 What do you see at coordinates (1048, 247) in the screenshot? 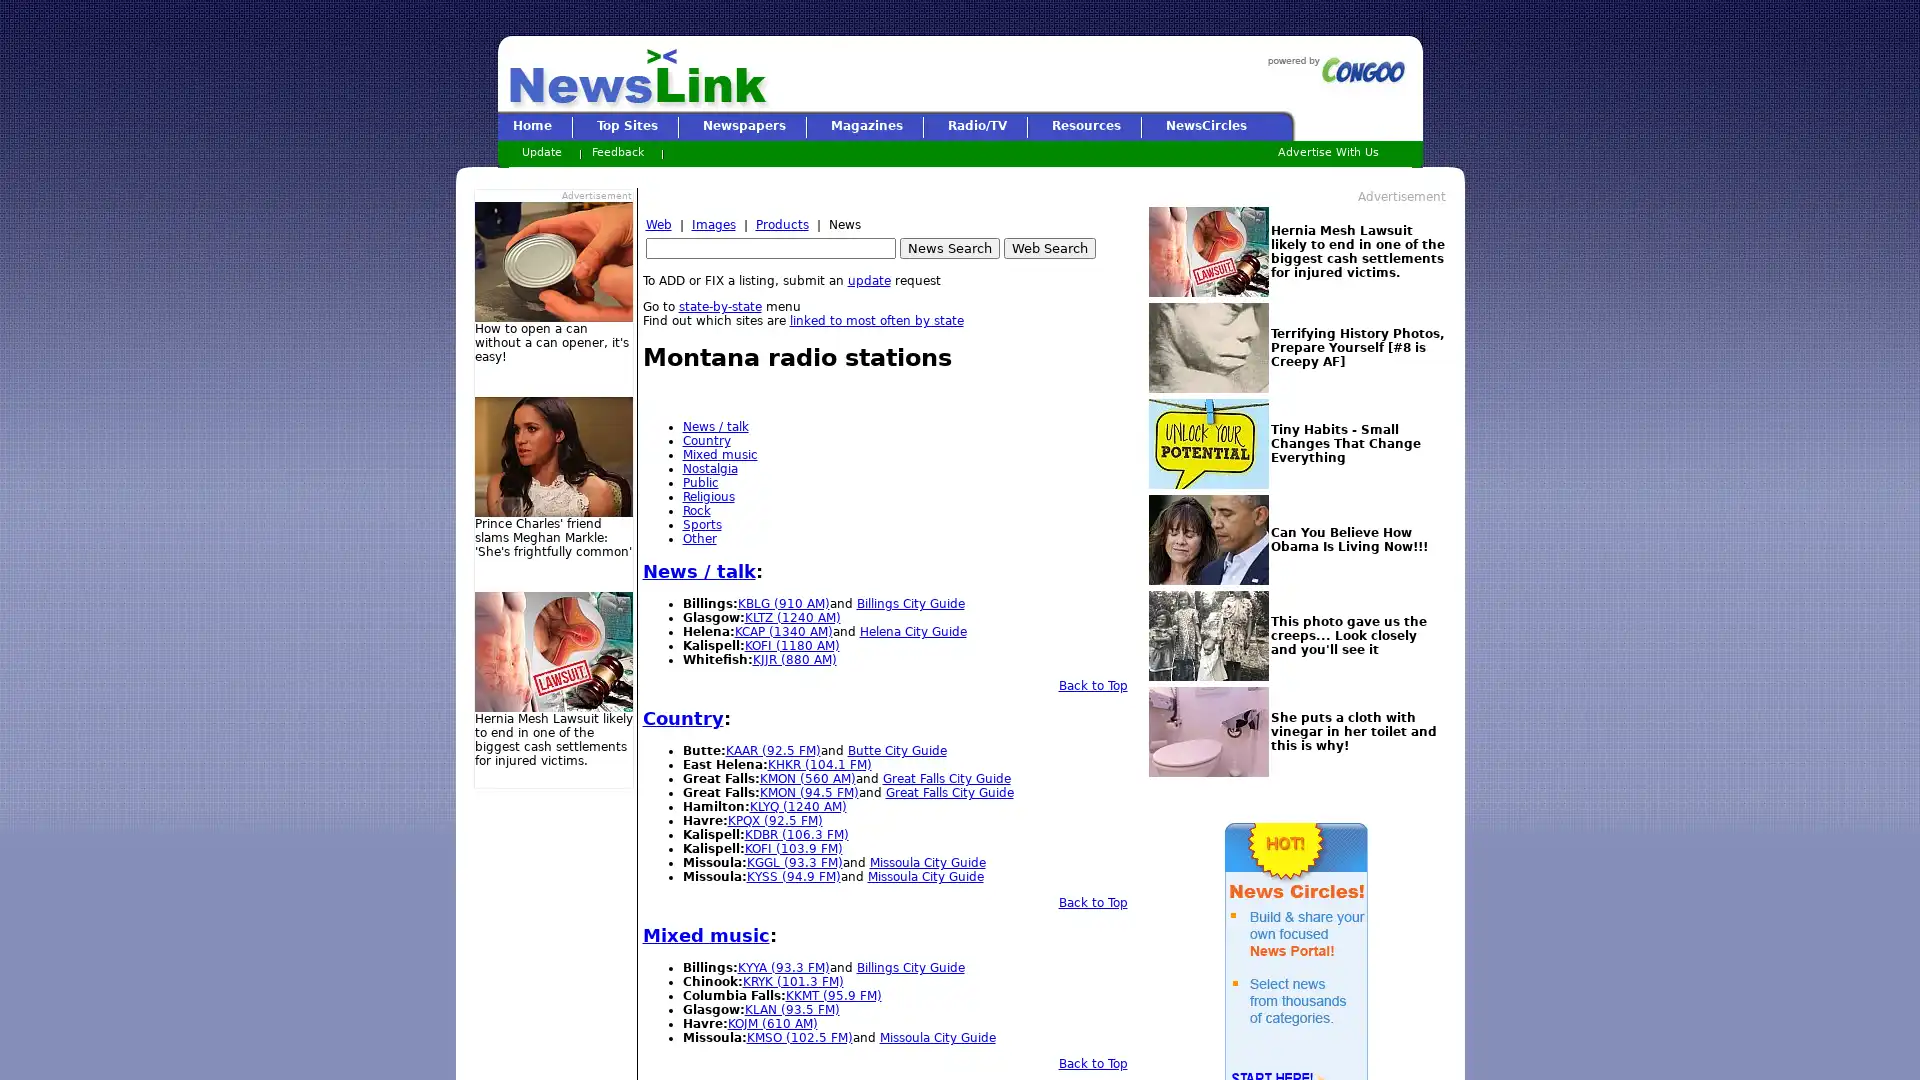
I see `Web Search` at bounding box center [1048, 247].